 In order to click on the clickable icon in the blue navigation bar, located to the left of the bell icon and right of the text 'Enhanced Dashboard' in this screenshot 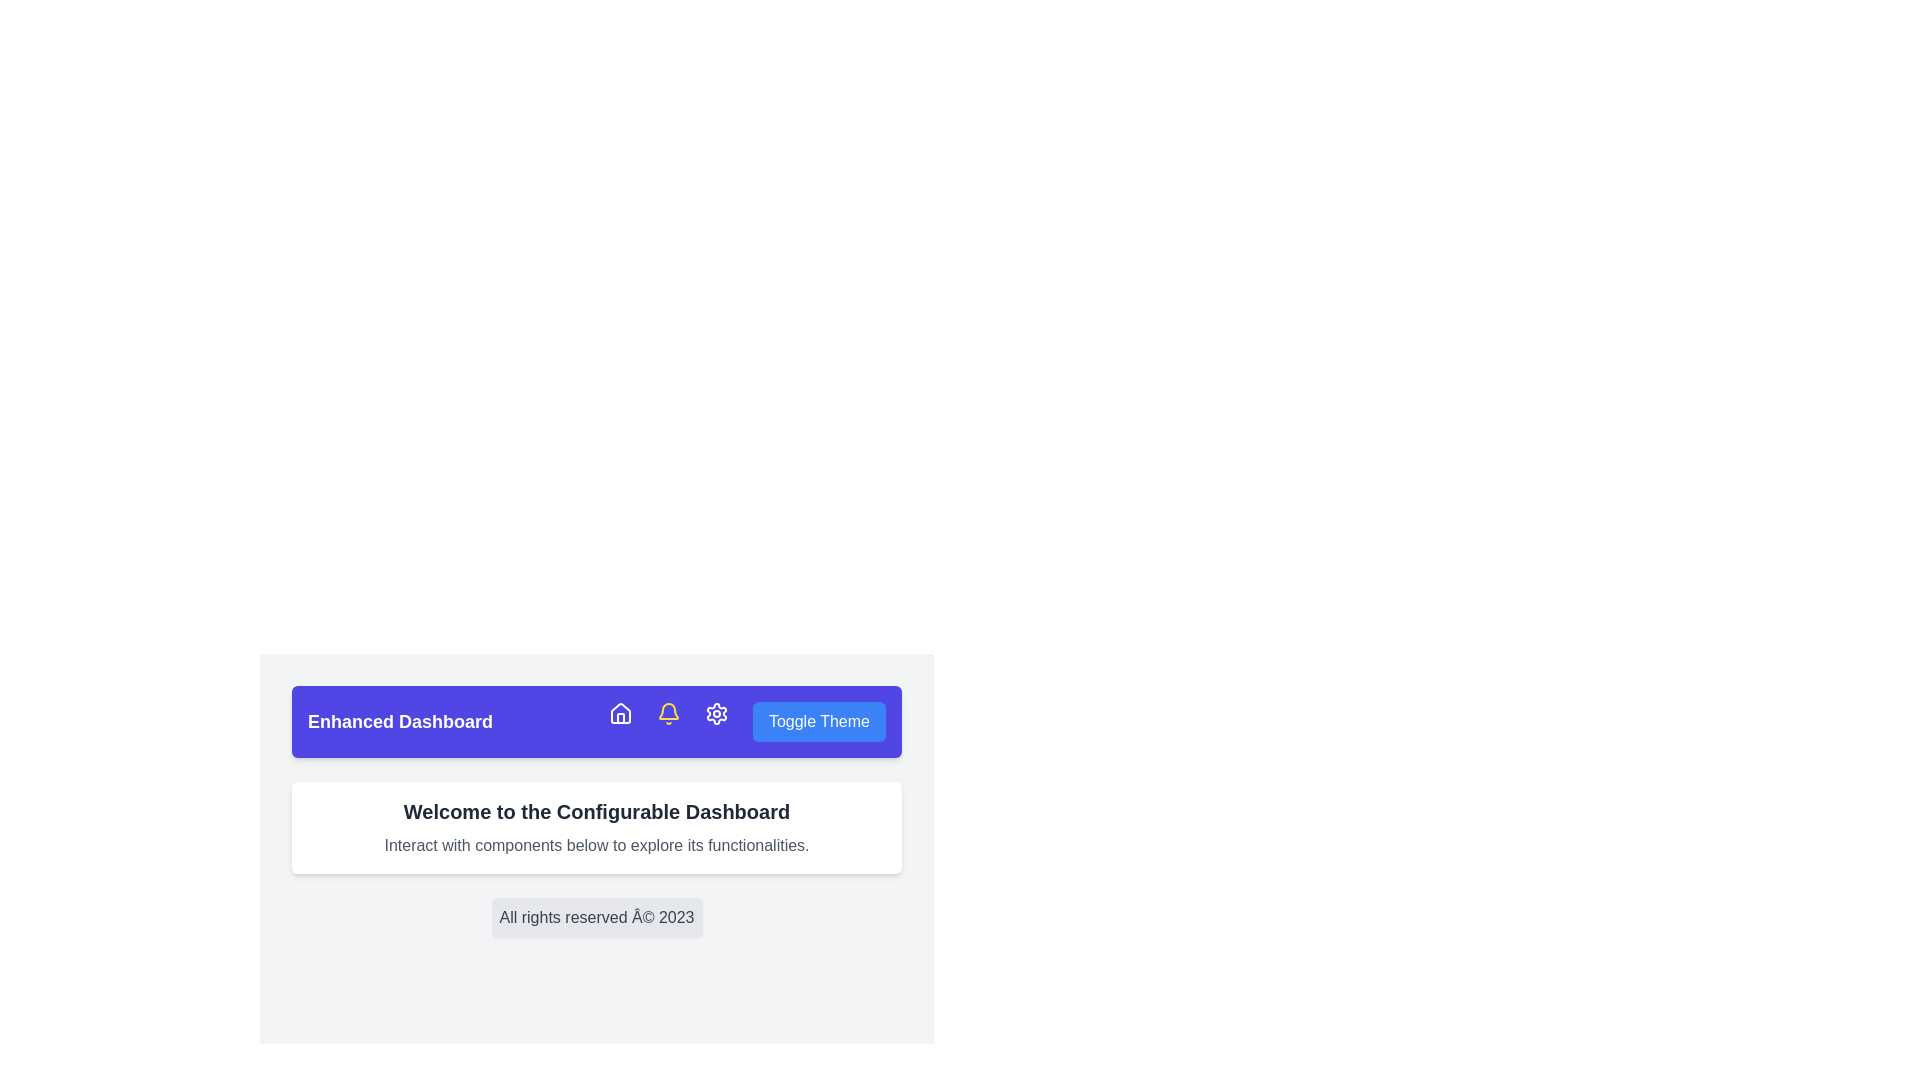, I will do `click(619, 712)`.